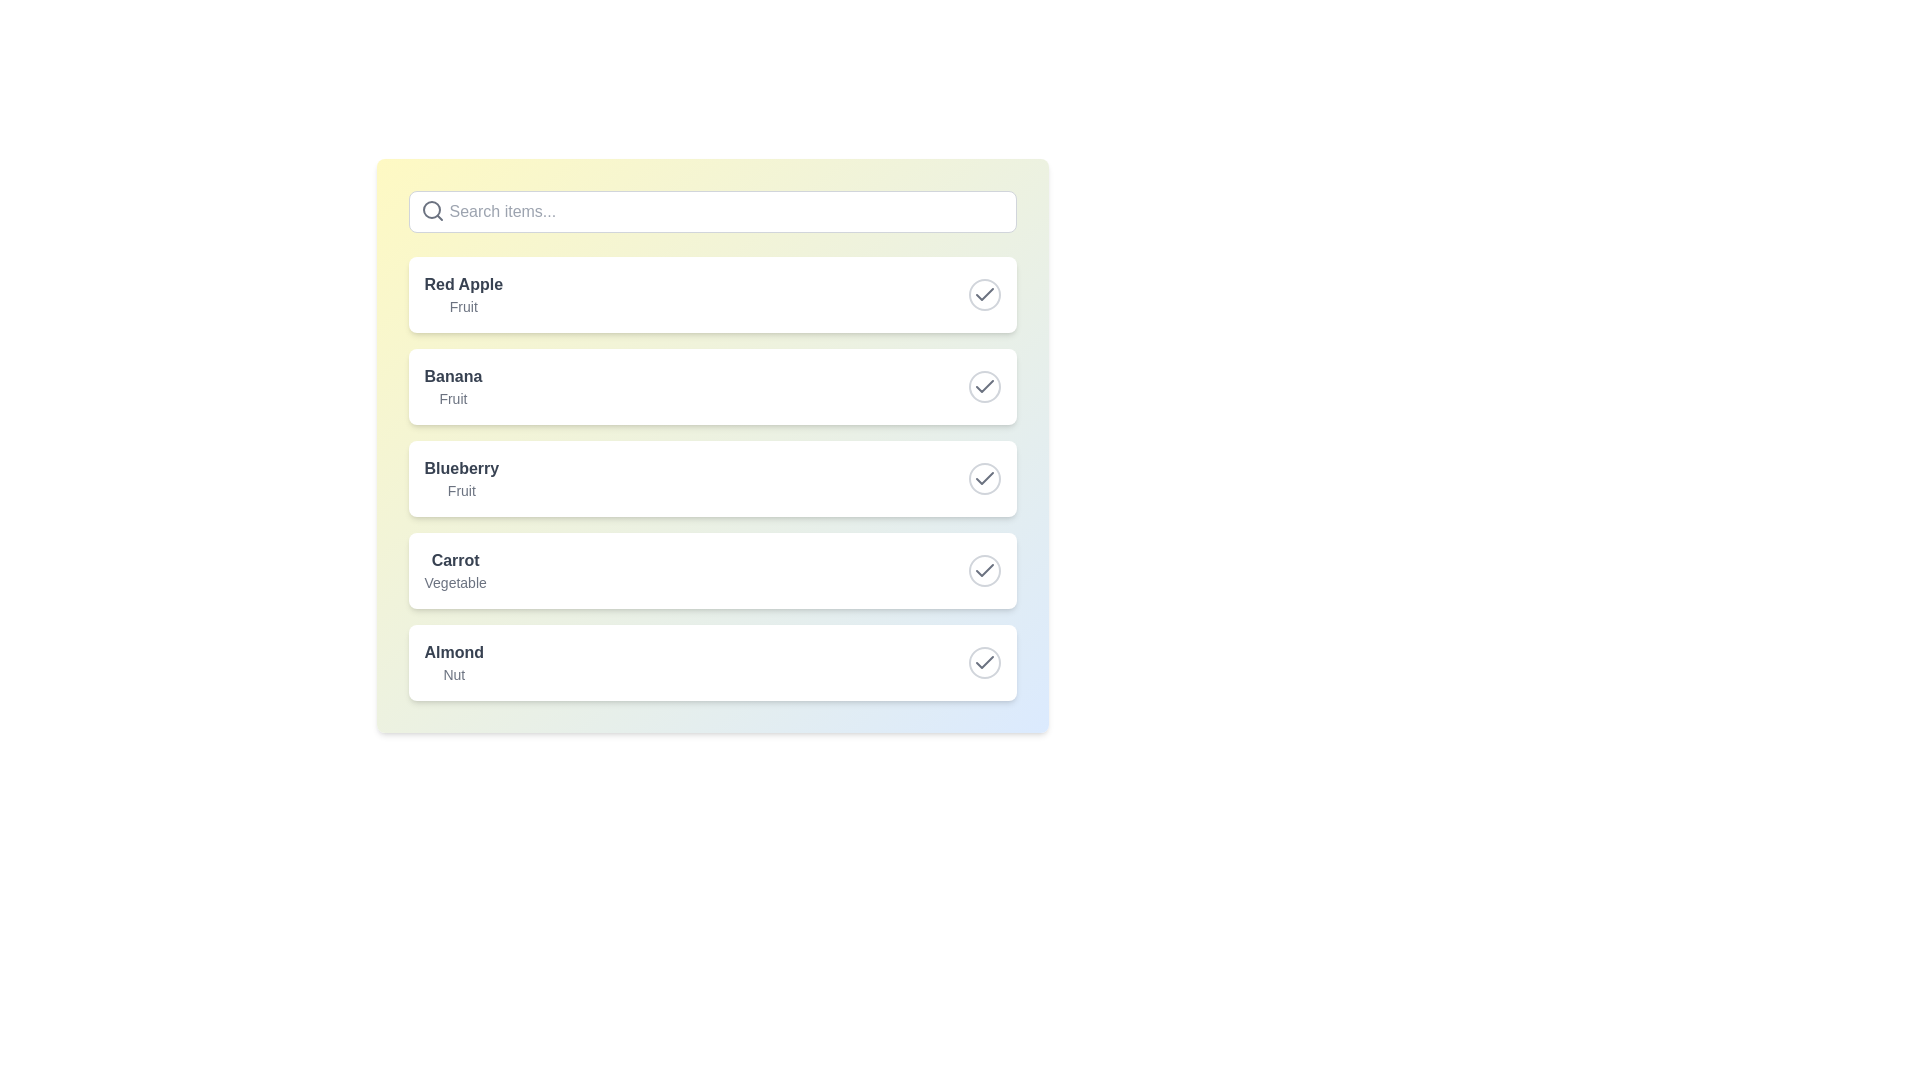 This screenshot has width=1920, height=1080. What do you see at coordinates (453, 663) in the screenshot?
I see `the text block containing 'Almond' and 'Nut', which is vertically stacked and aligned to the left, located under 'Carrot'` at bounding box center [453, 663].